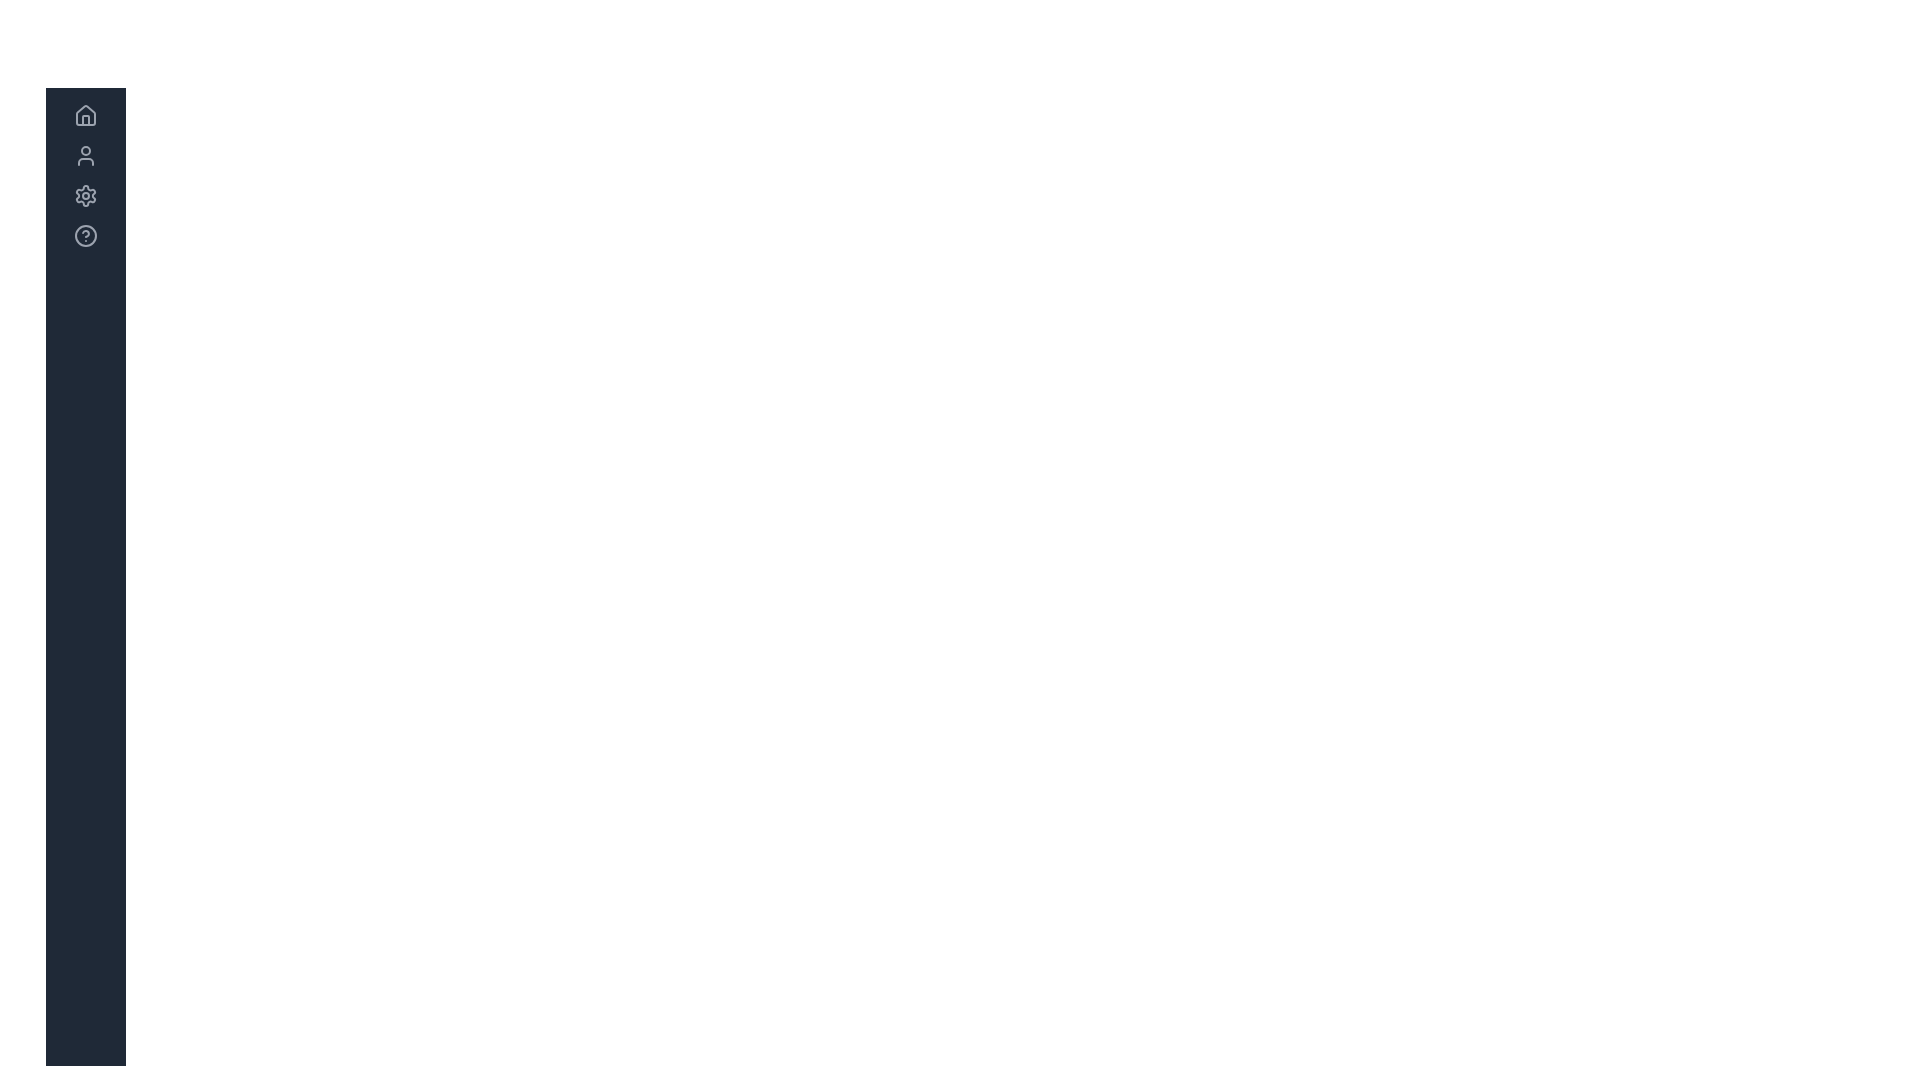  I want to click on the Circle SVG element that symbolizes help or assistance within the vertical navigation panel on the left side of the interface, so click(85, 234).